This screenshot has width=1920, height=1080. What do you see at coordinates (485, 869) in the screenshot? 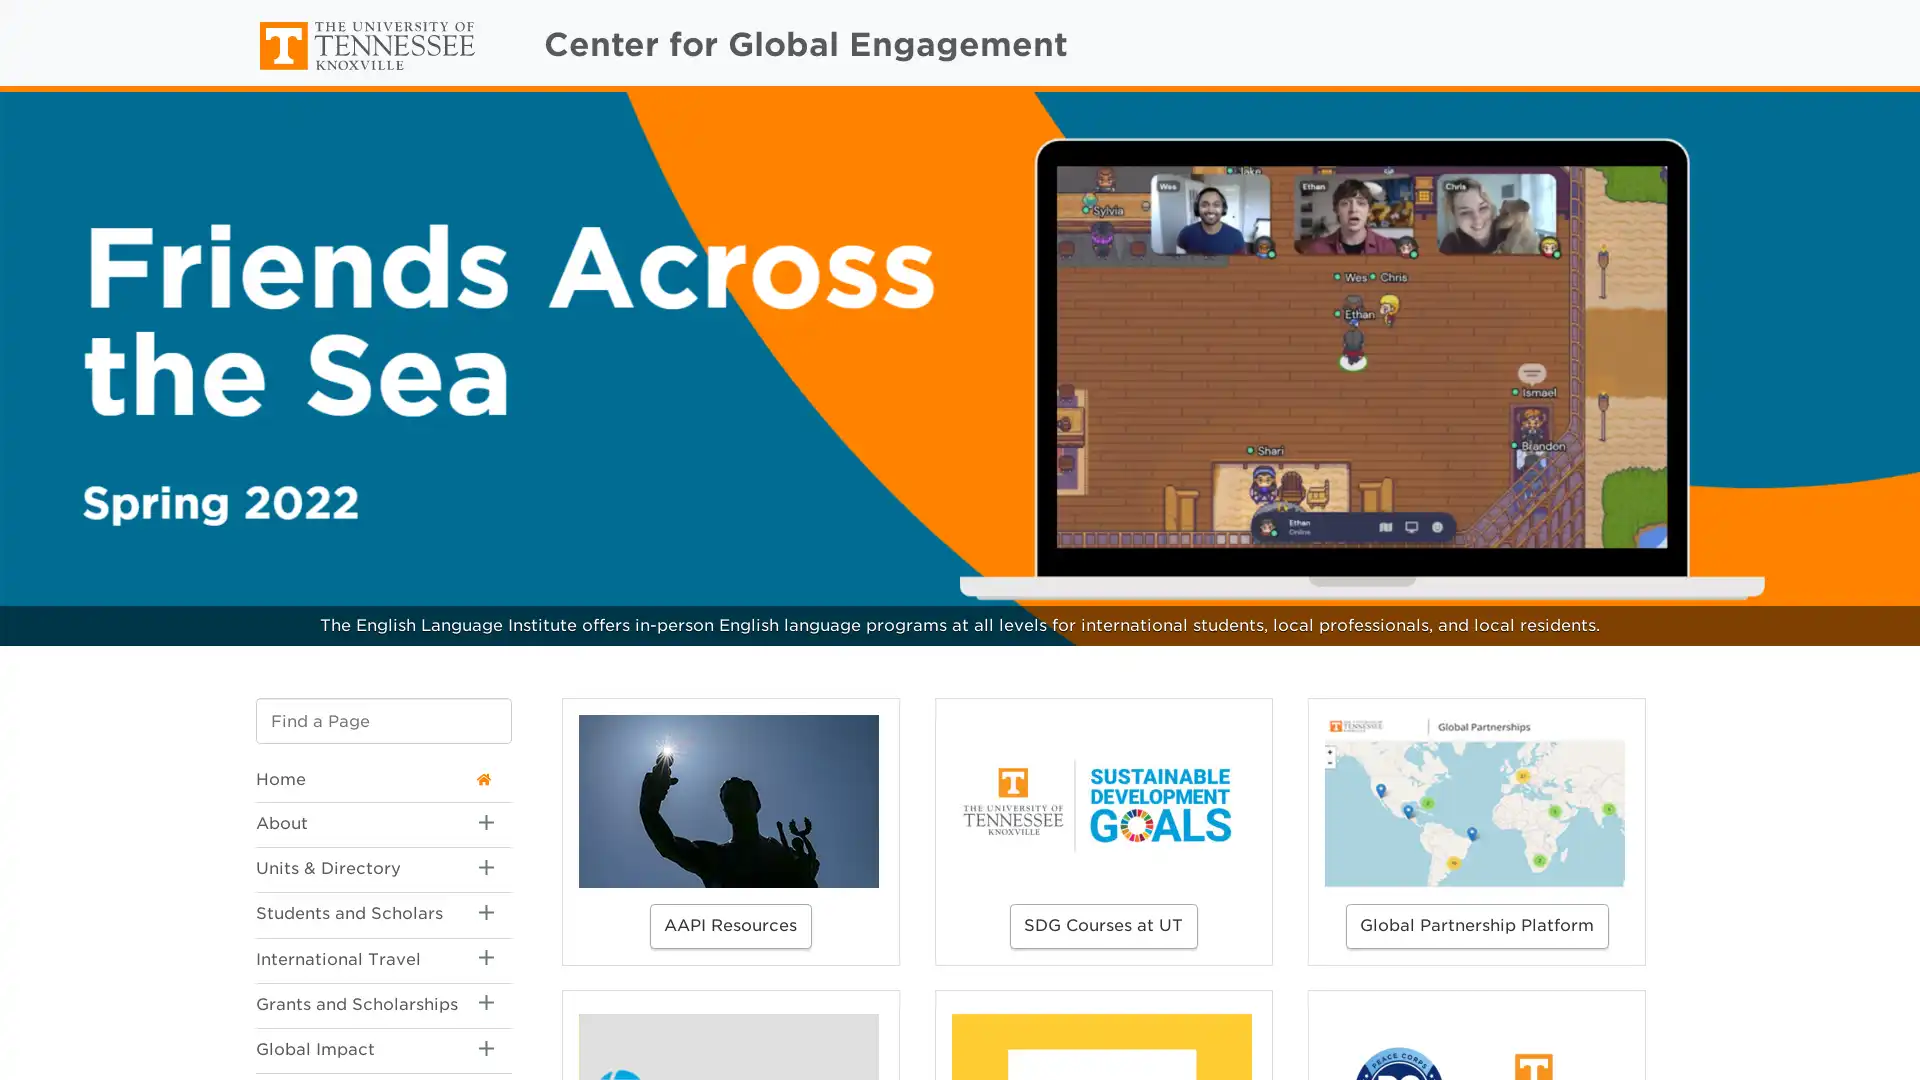
I see `Toggle Sub Menu` at bounding box center [485, 869].